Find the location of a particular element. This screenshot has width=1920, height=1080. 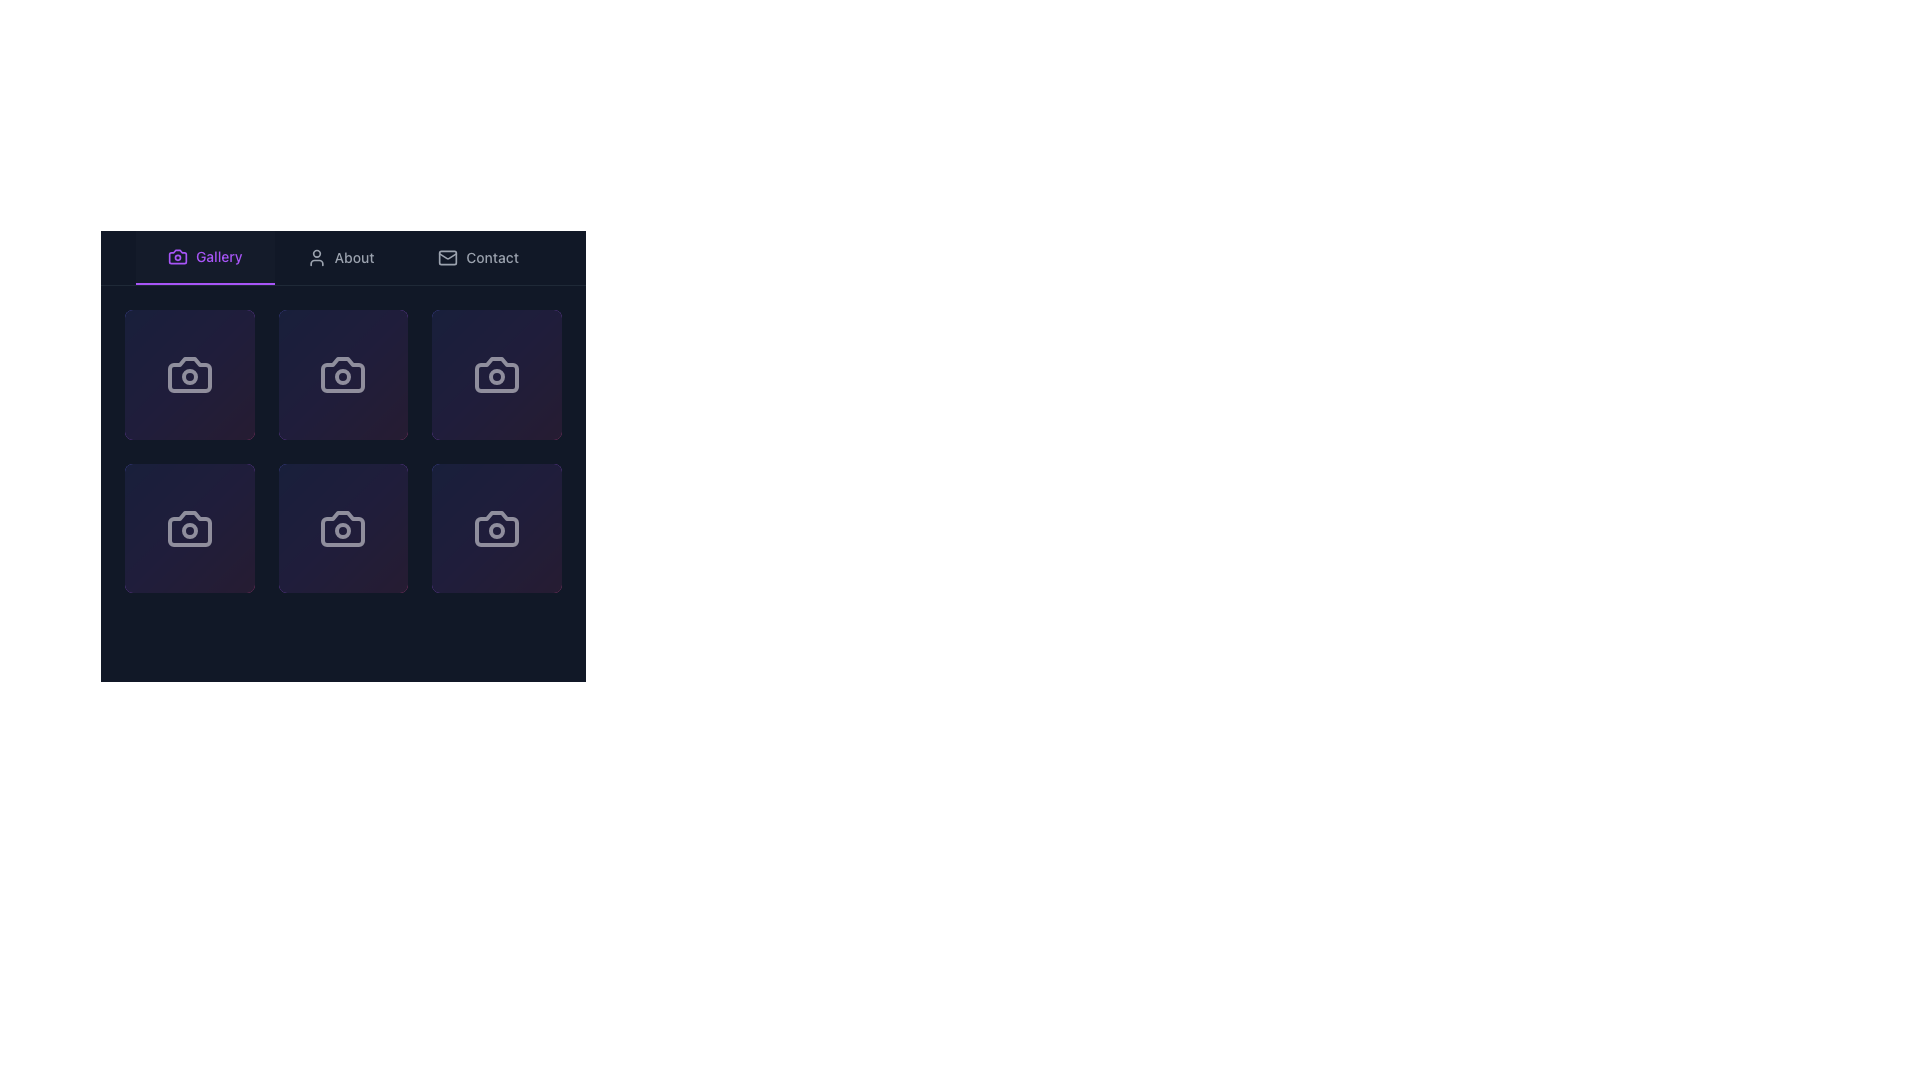

the decorative graphical element located at the center of the first camera icon in the first row of the 'Gallery' section is located at coordinates (189, 376).